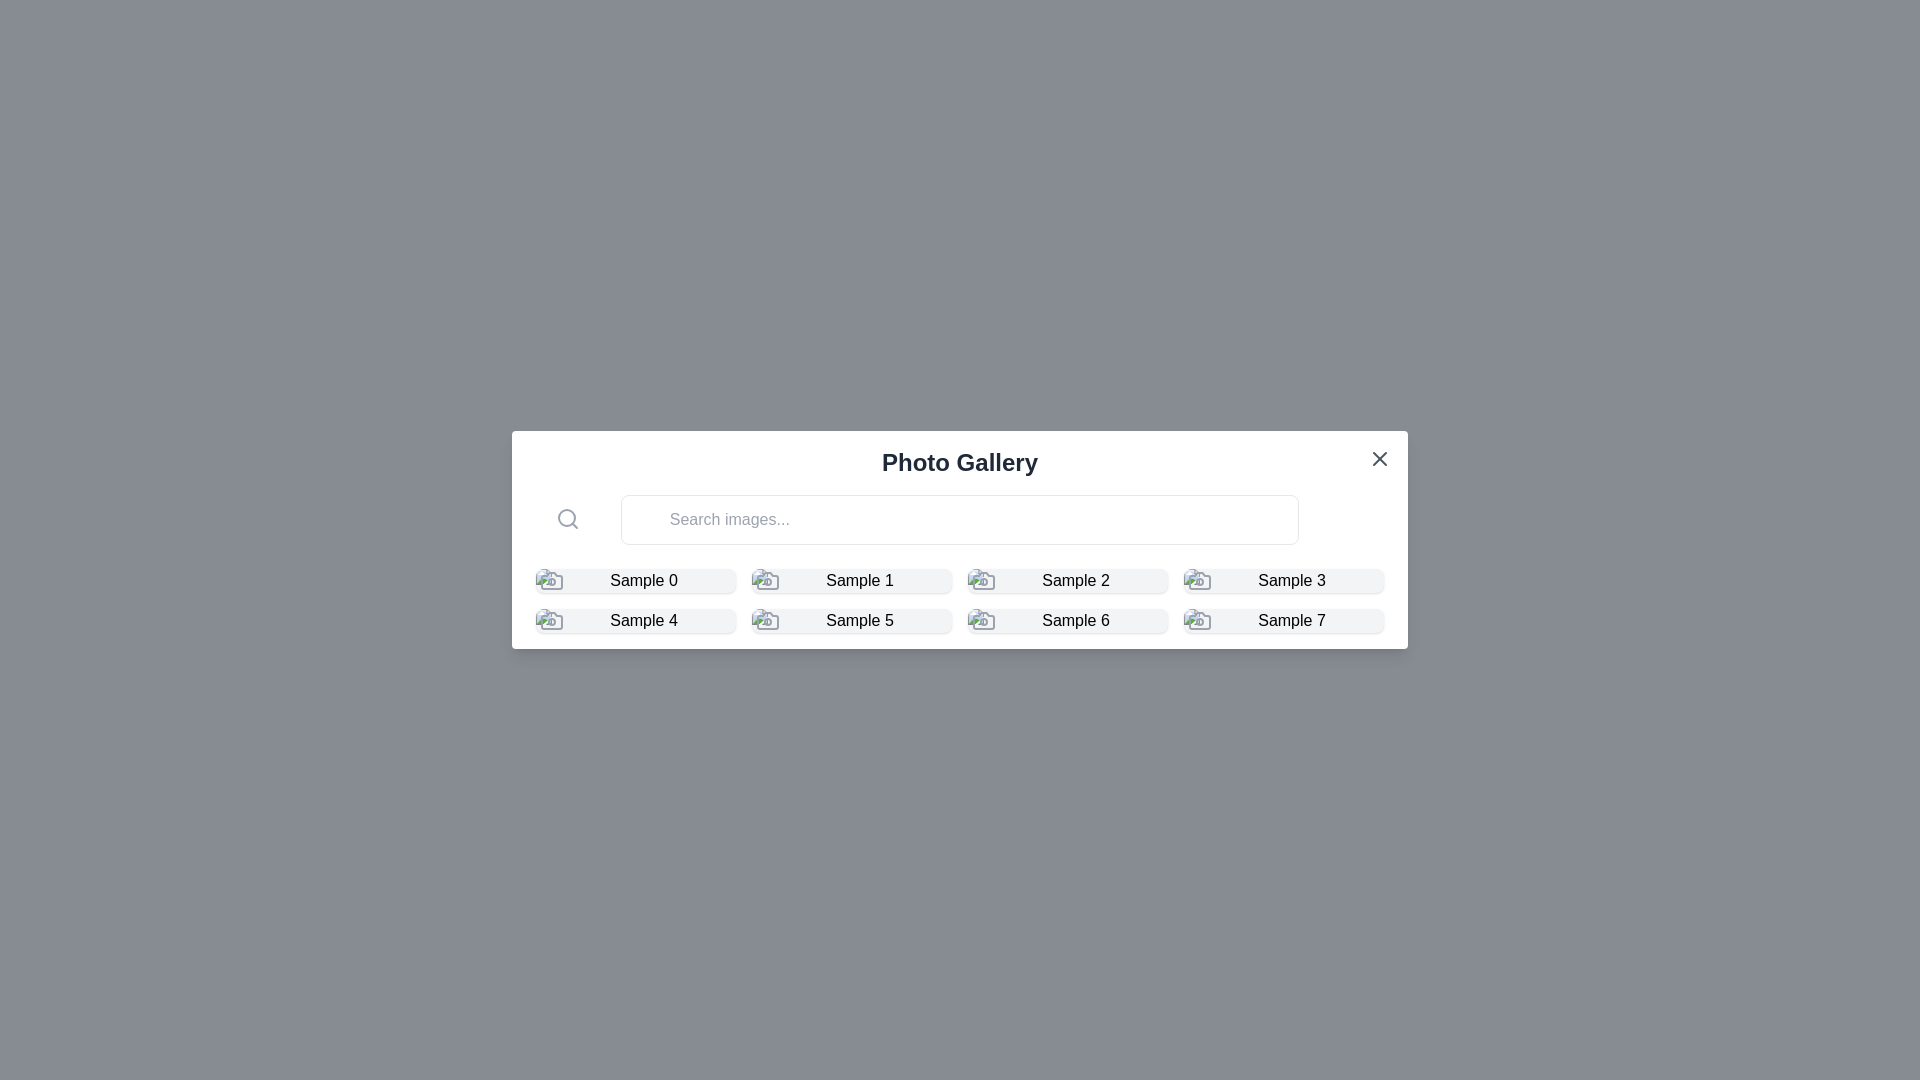 The height and width of the screenshot is (1080, 1920). I want to click on the Gallery card UI component located in the first row and first column of the grid layout, so click(634, 581).